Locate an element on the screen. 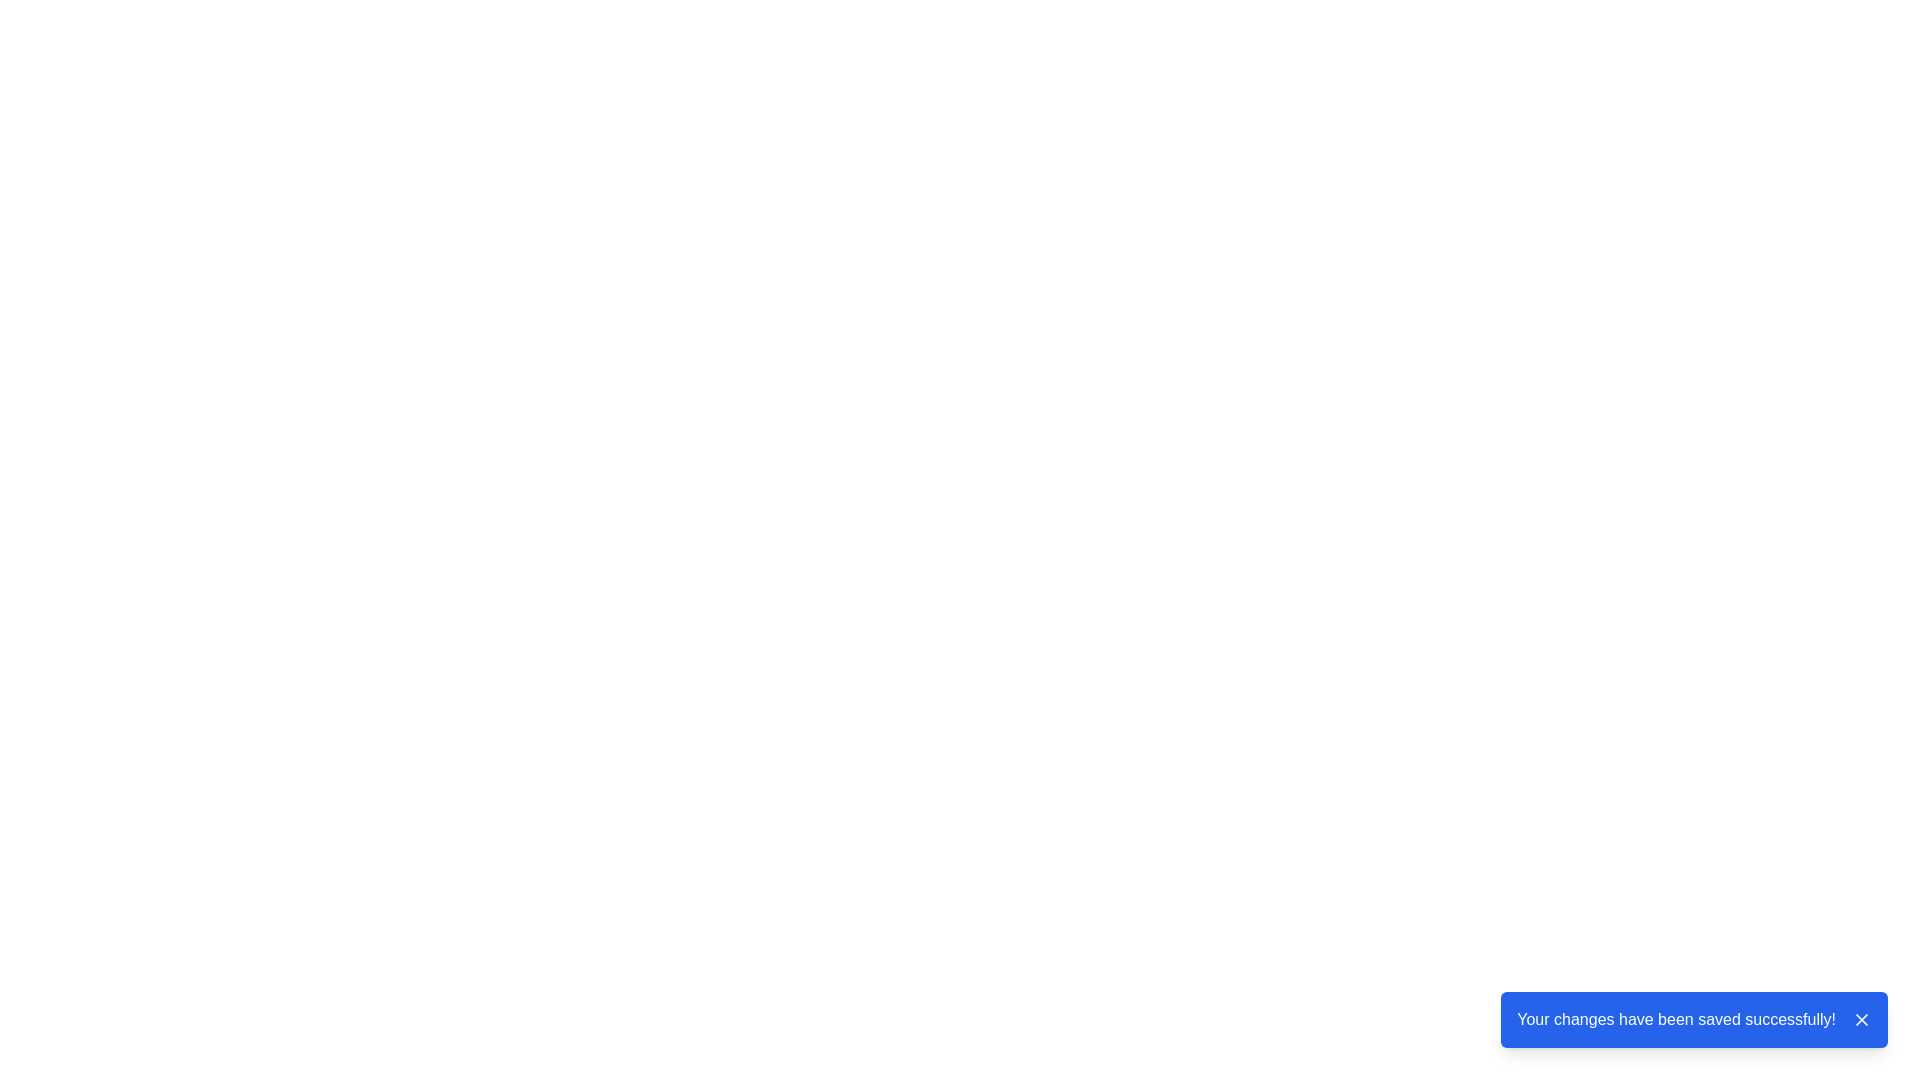  the message on the static notification banner that reads 'Your changes have been saved successfully!' located at the bottom right corner of the interface is located at coordinates (1693, 1019).